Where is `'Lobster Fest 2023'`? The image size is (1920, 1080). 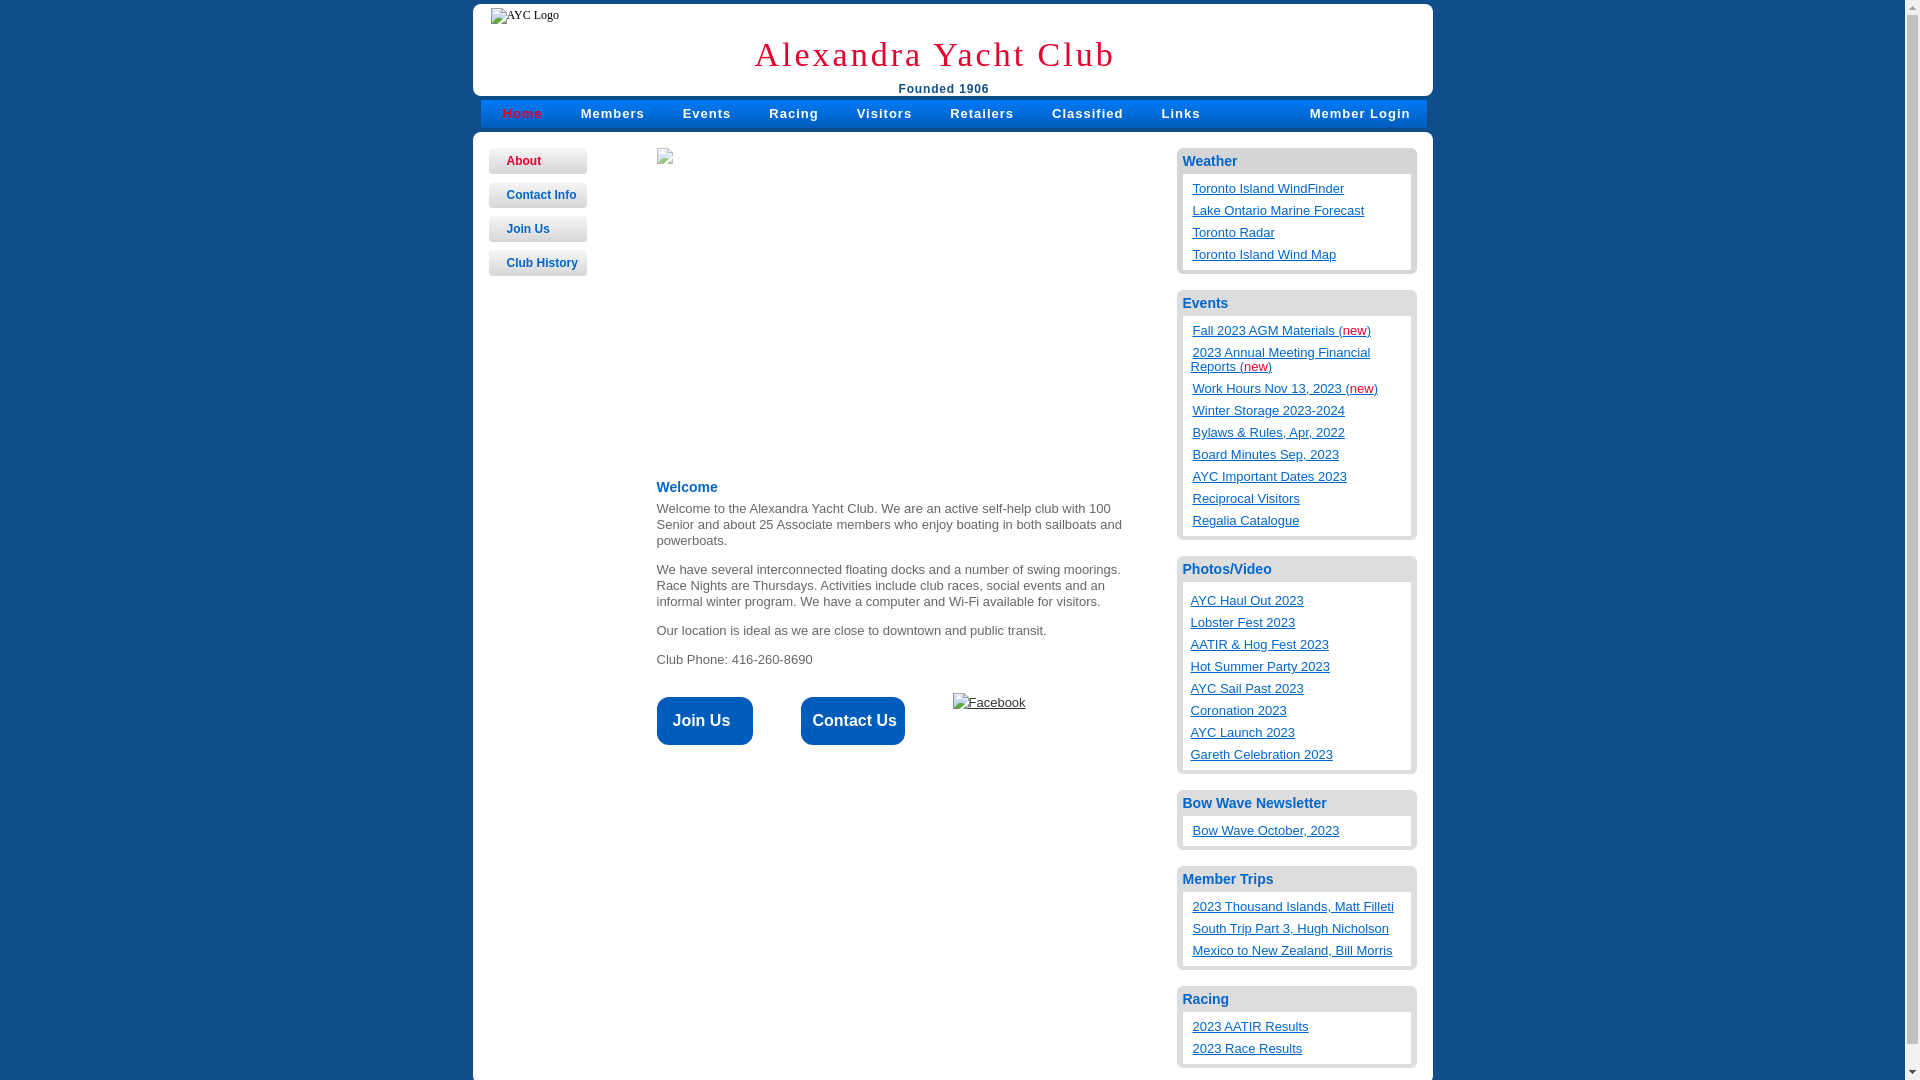 'Lobster Fest 2023' is located at coordinates (1297, 622).